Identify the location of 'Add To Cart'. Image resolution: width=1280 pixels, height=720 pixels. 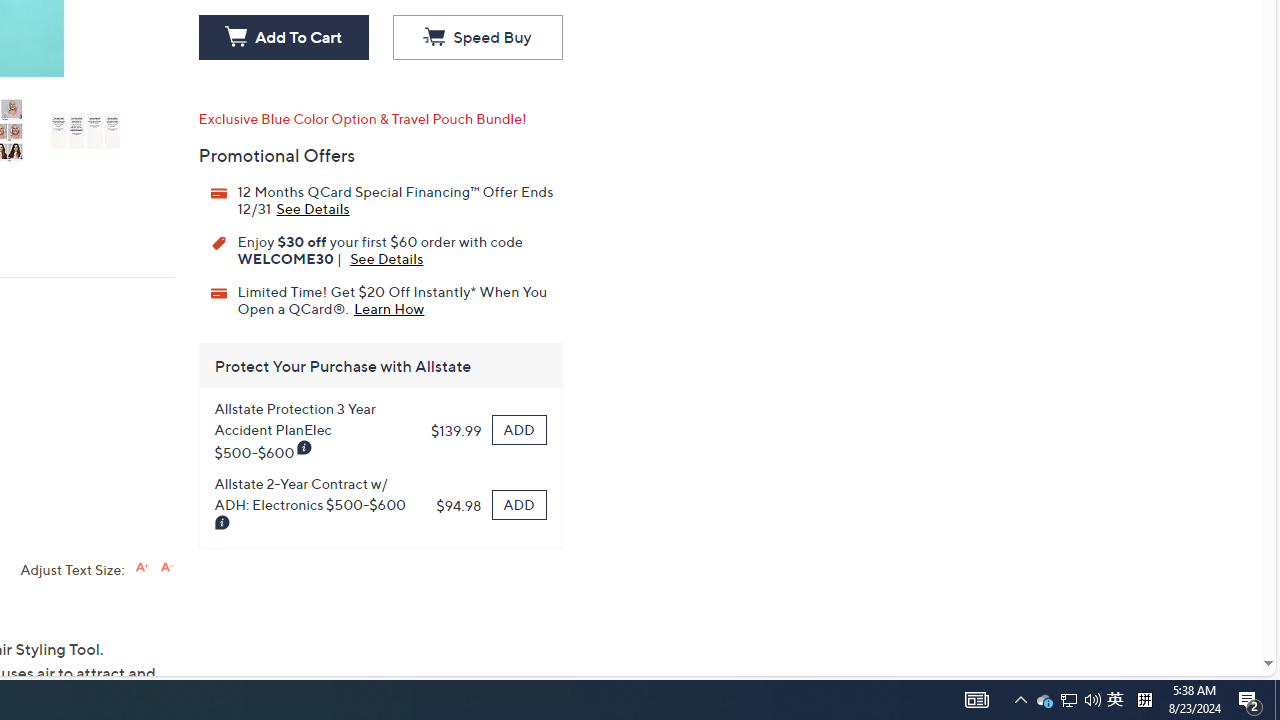
(282, 38).